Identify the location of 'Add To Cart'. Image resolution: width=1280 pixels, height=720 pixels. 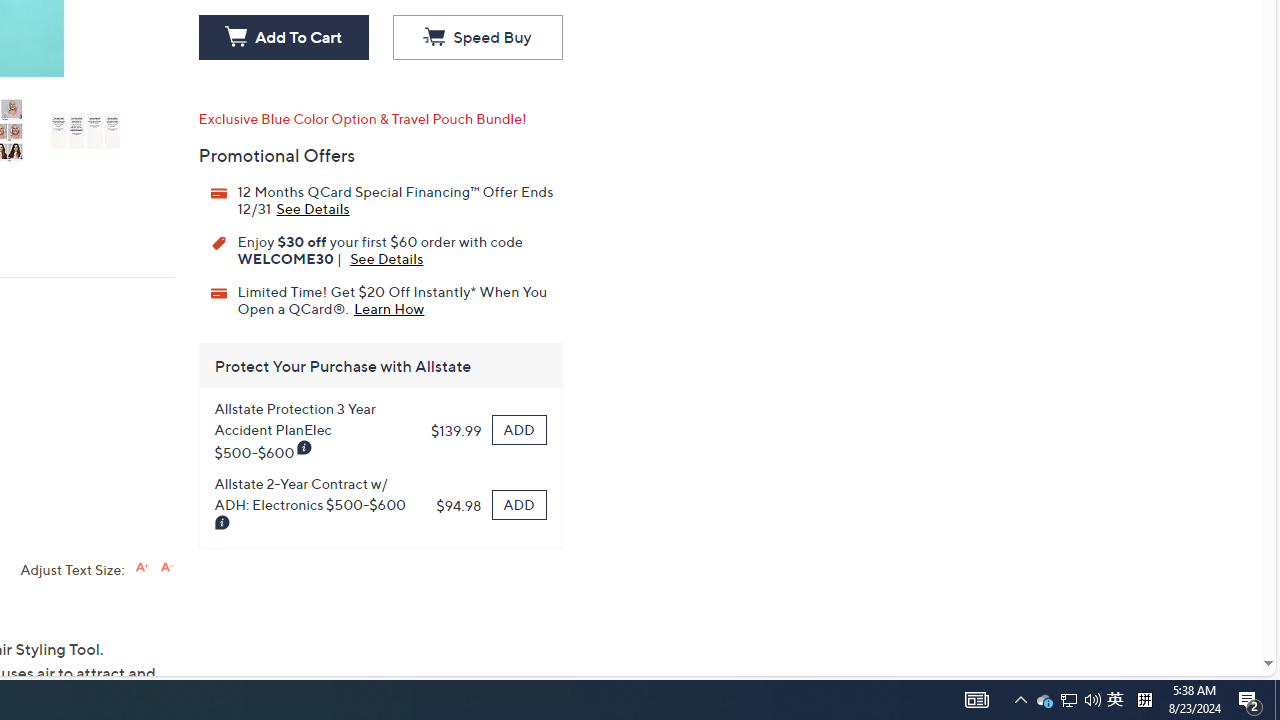
(282, 38).